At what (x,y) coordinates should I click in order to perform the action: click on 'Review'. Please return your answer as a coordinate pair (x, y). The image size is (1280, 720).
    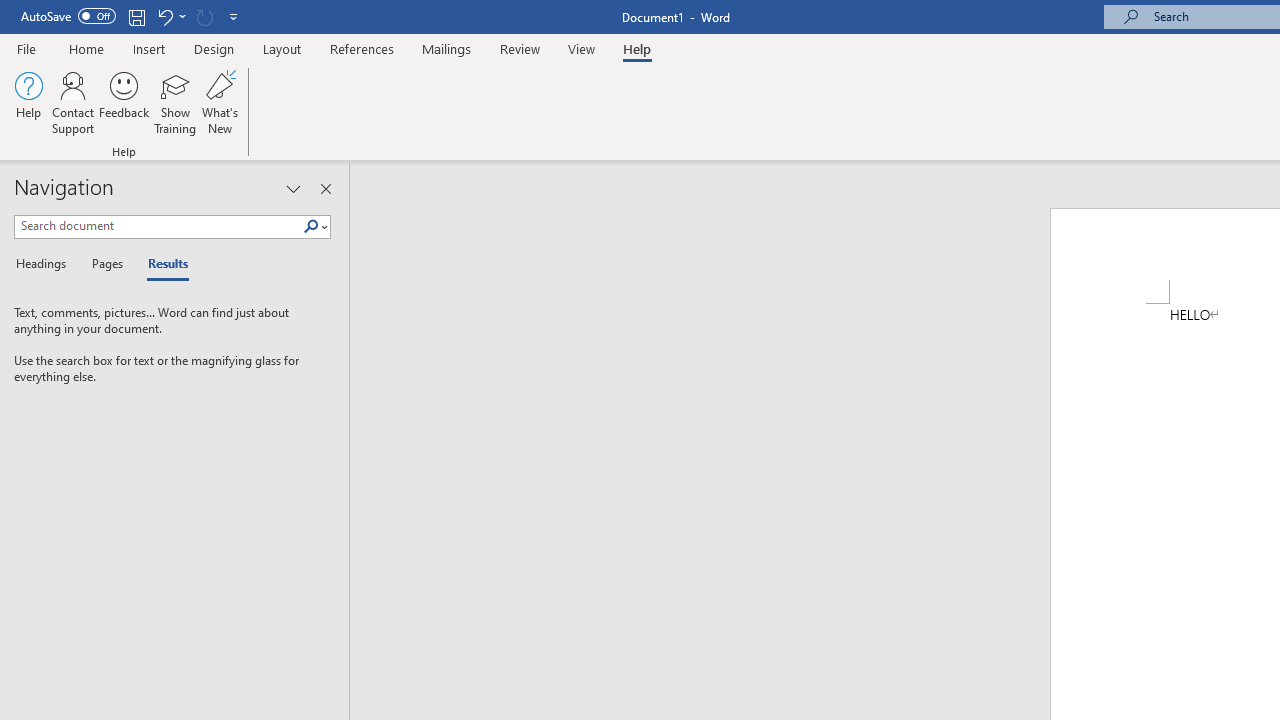
    Looking at the image, I should click on (520, 48).